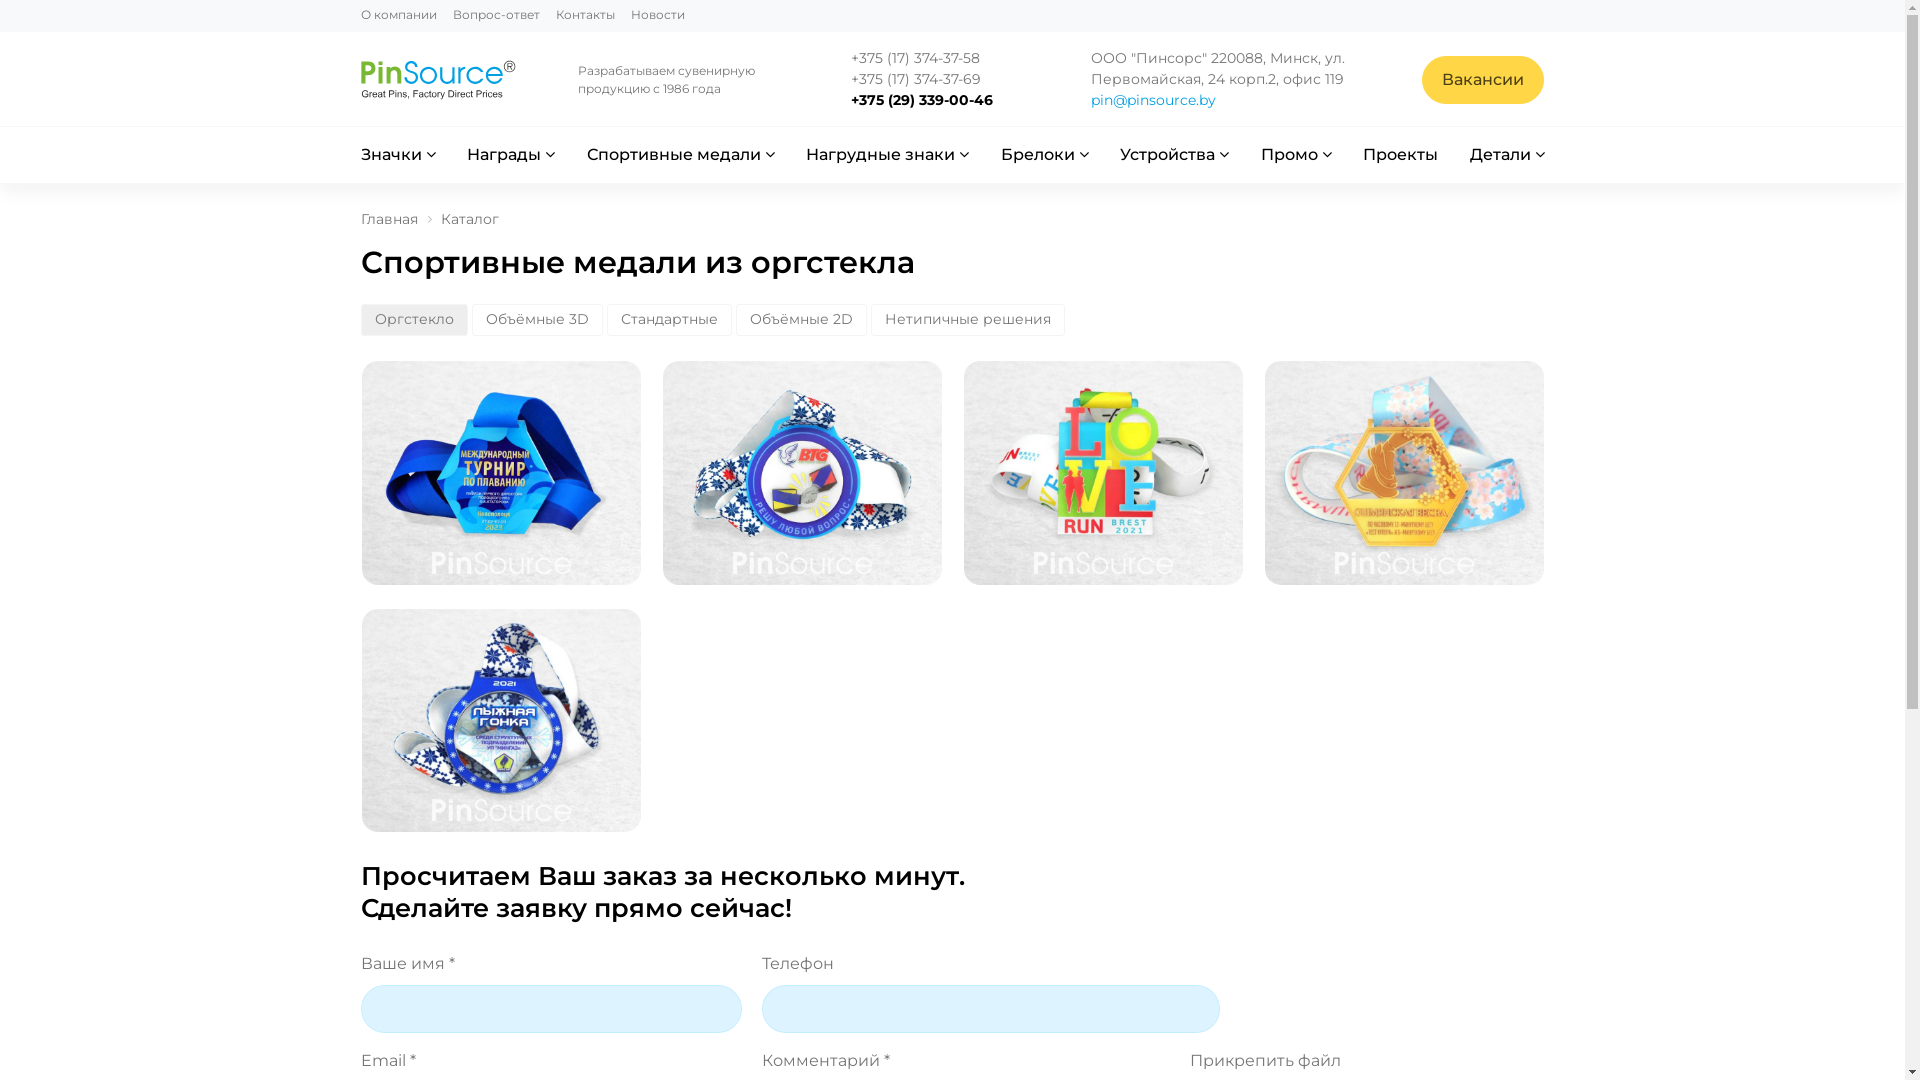  I want to click on '+375 (29) 339-00-46', so click(923, 100).